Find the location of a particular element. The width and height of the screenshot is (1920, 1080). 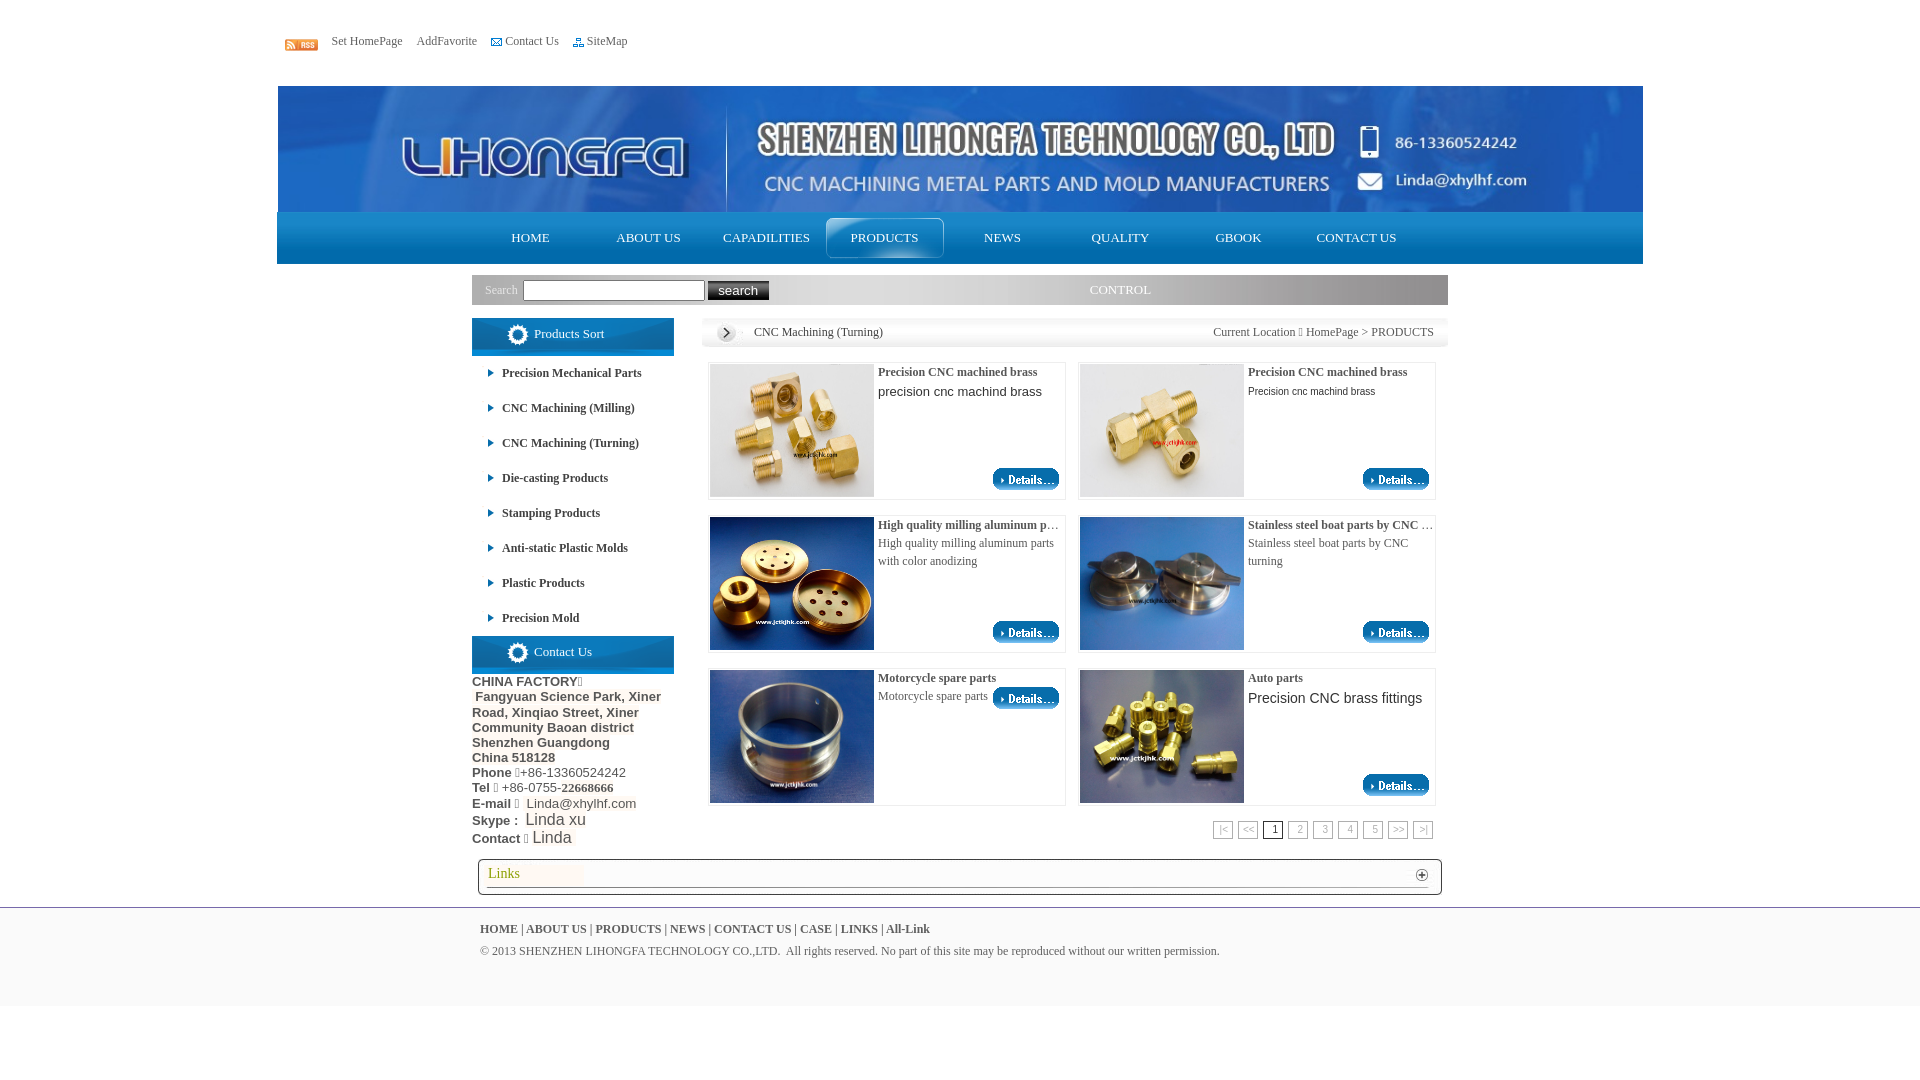

'SiteMap' is located at coordinates (606, 41).